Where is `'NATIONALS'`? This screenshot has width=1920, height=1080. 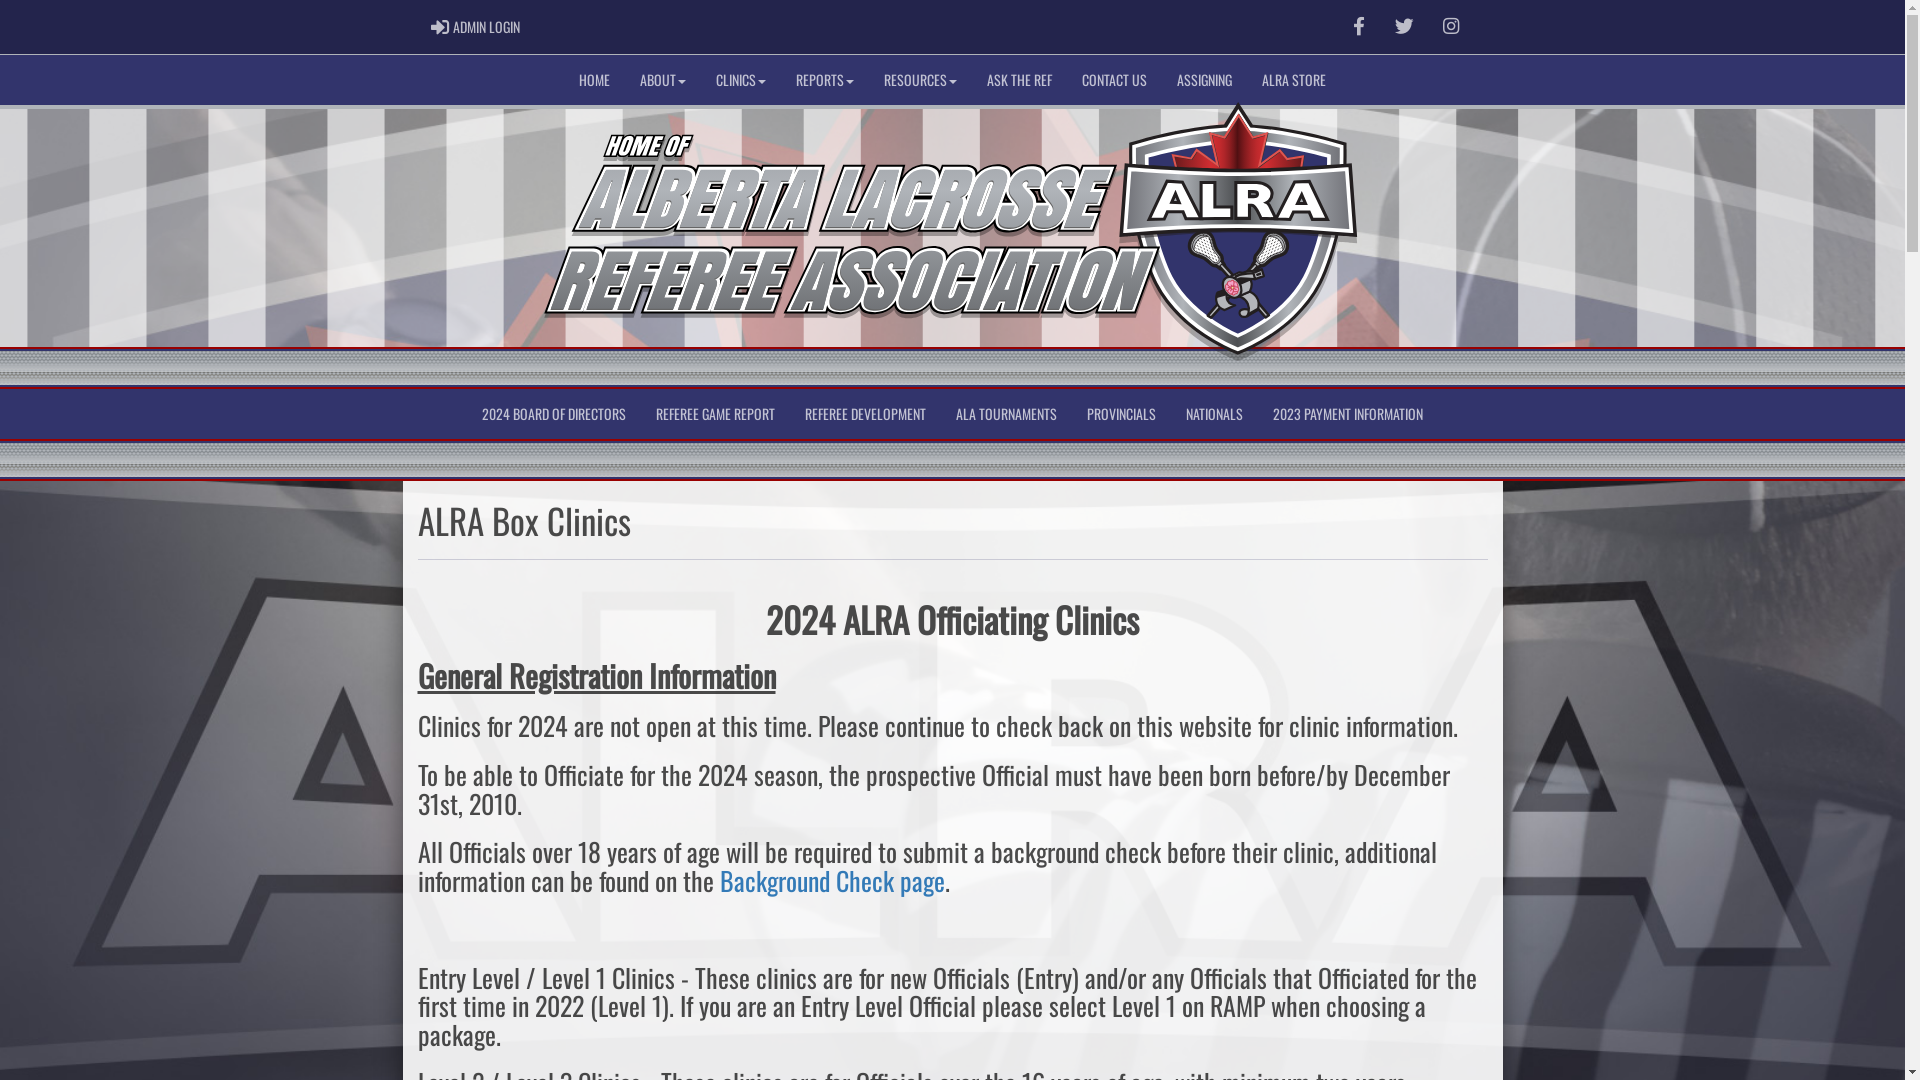 'NATIONALS' is located at coordinates (1171, 412).